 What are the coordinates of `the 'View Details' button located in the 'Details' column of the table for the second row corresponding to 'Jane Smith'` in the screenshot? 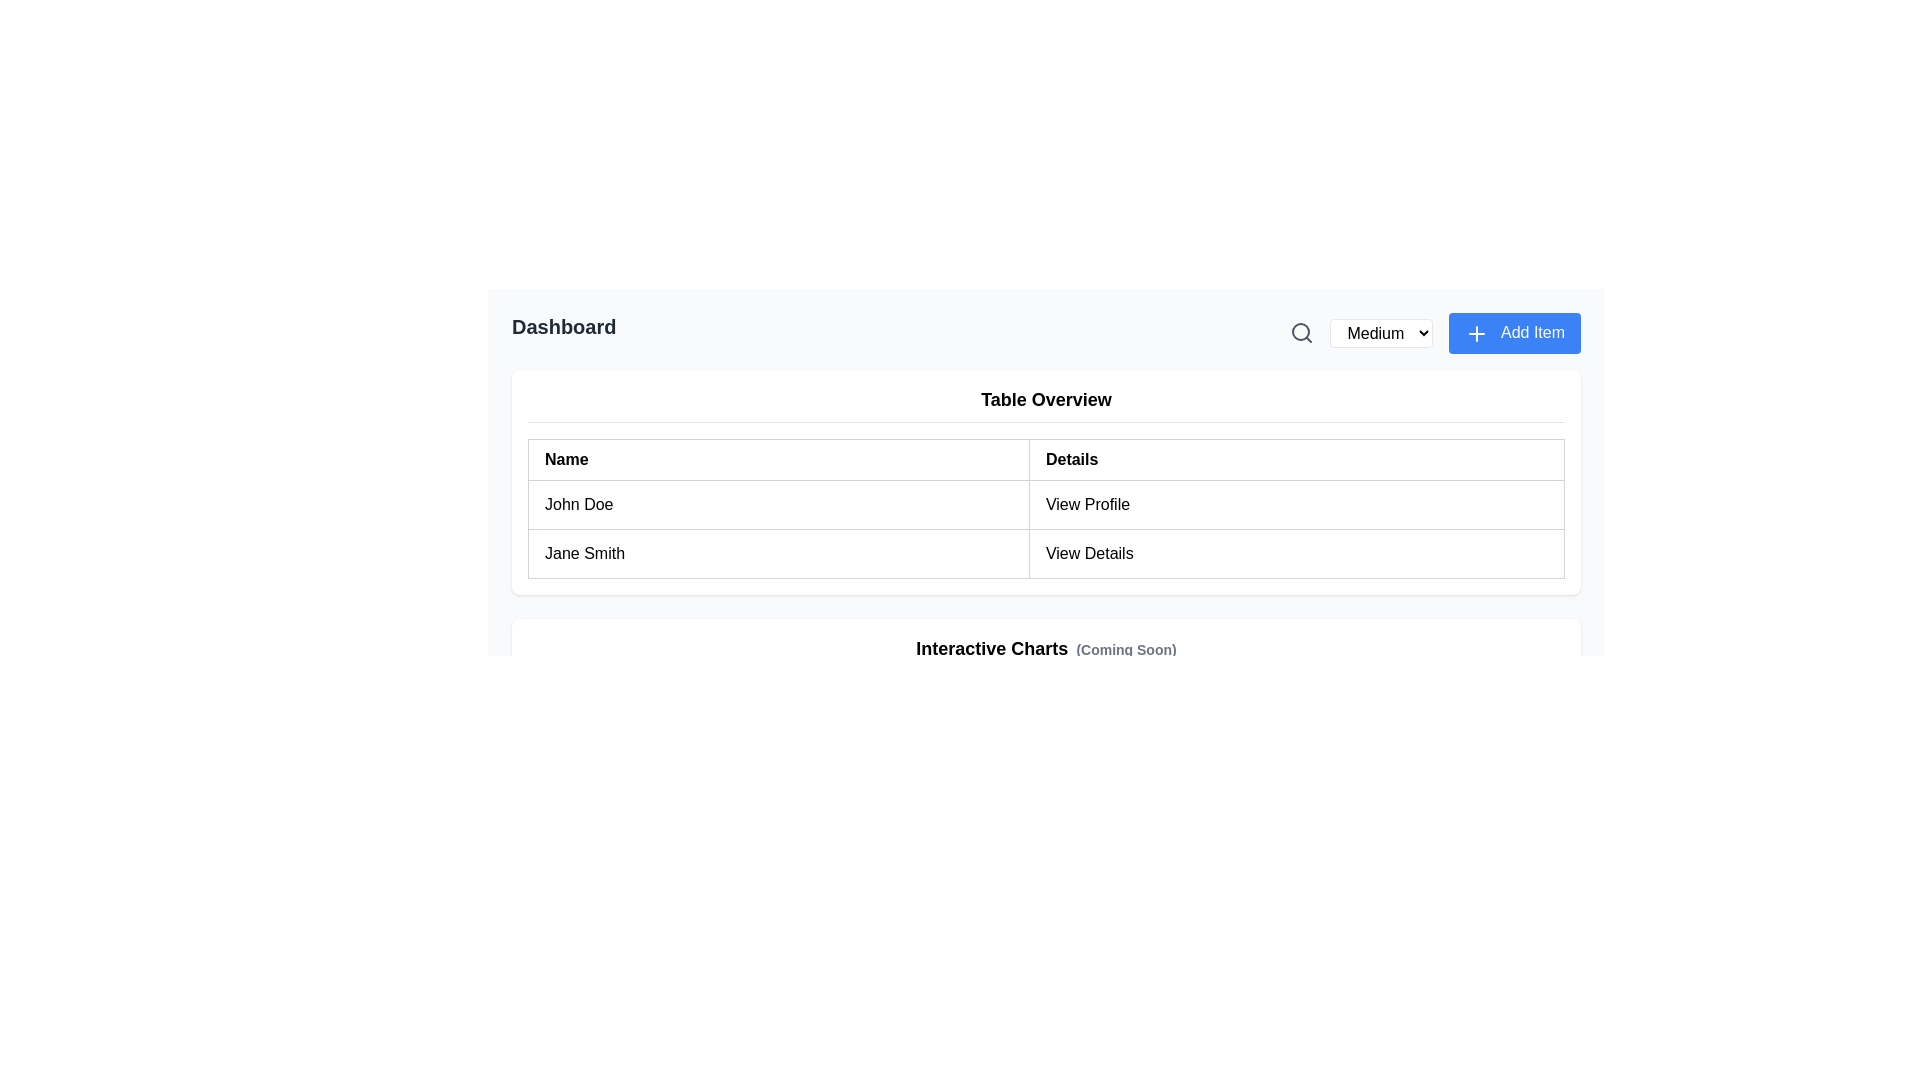 It's located at (1296, 553).